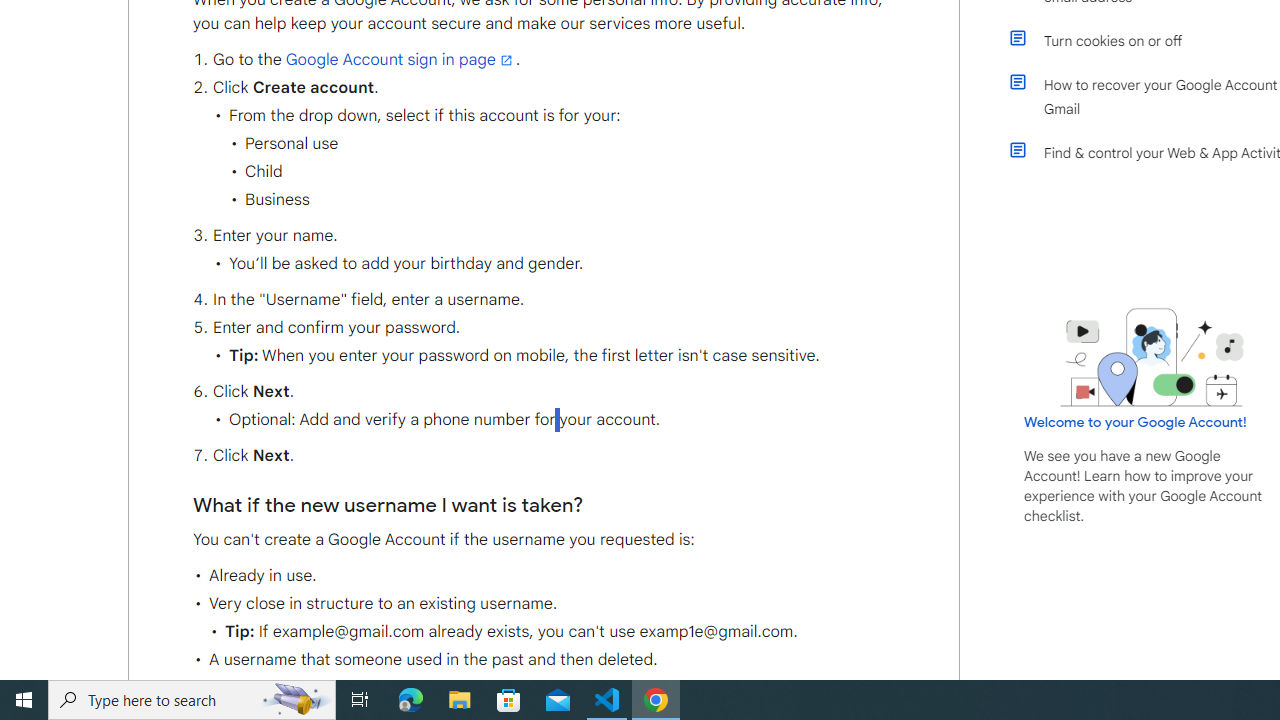  What do you see at coordinates (1152, 356) in the screenshot?
I see `'Learning Center home page image'` at bounding box center [1152, 356].